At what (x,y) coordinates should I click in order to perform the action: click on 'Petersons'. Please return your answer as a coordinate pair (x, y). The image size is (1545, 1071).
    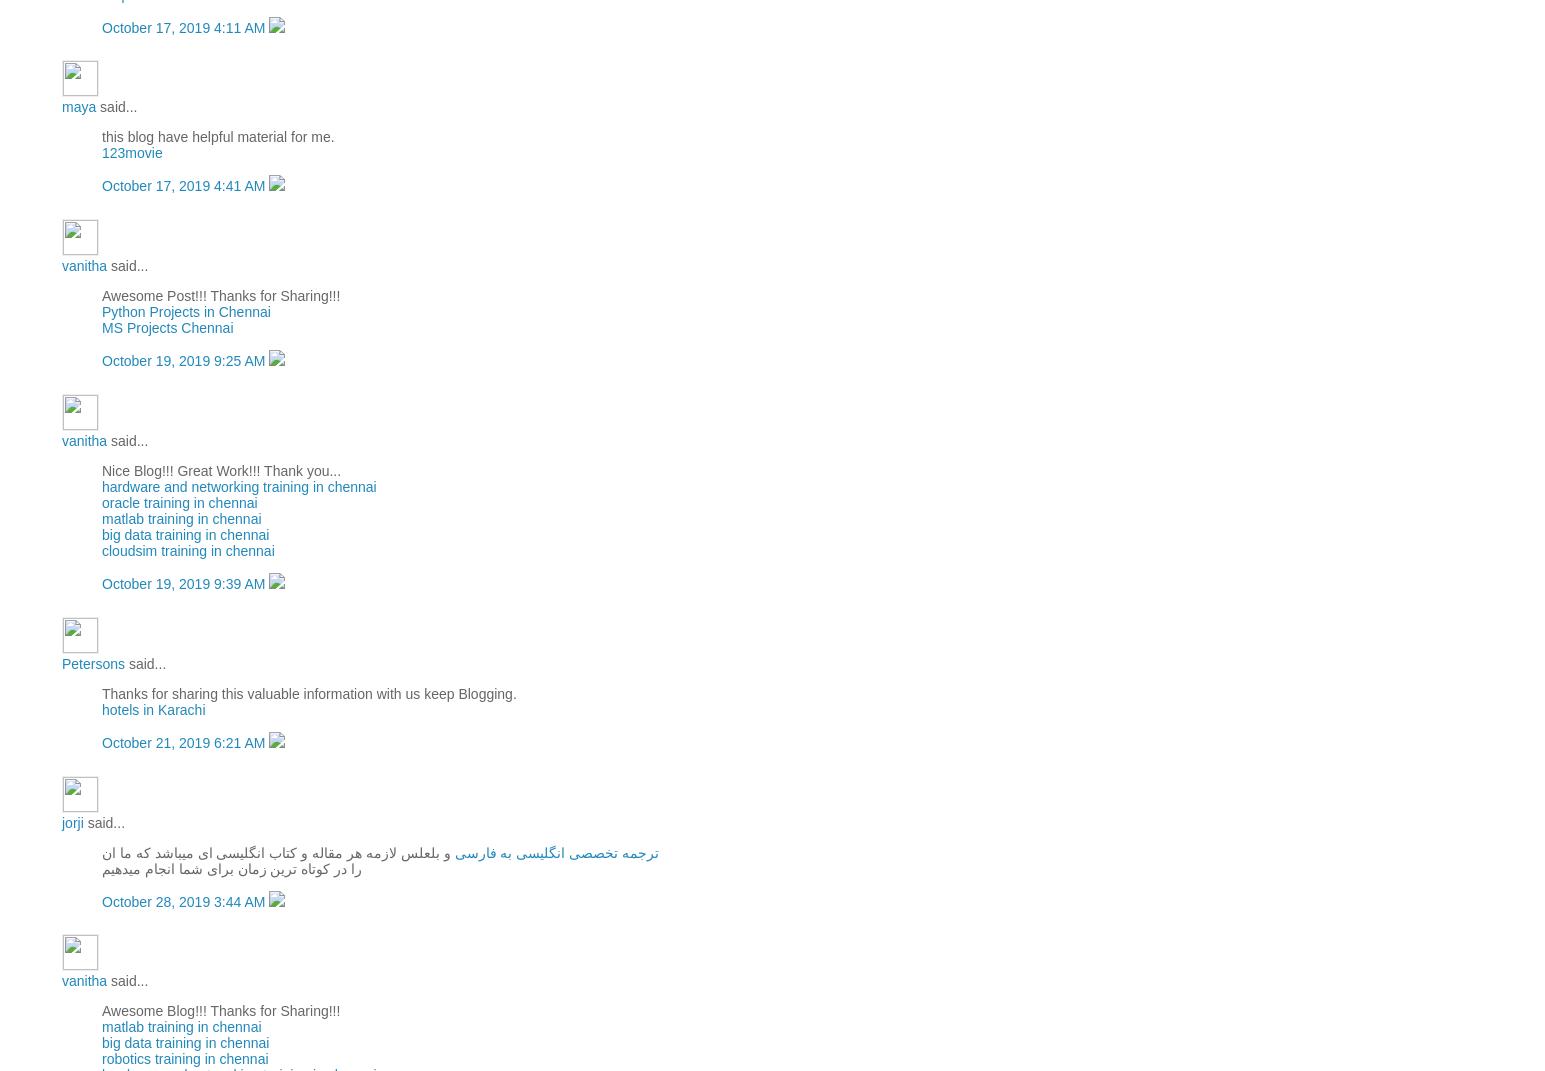
    Looking at the image, I should click on (92, 661).